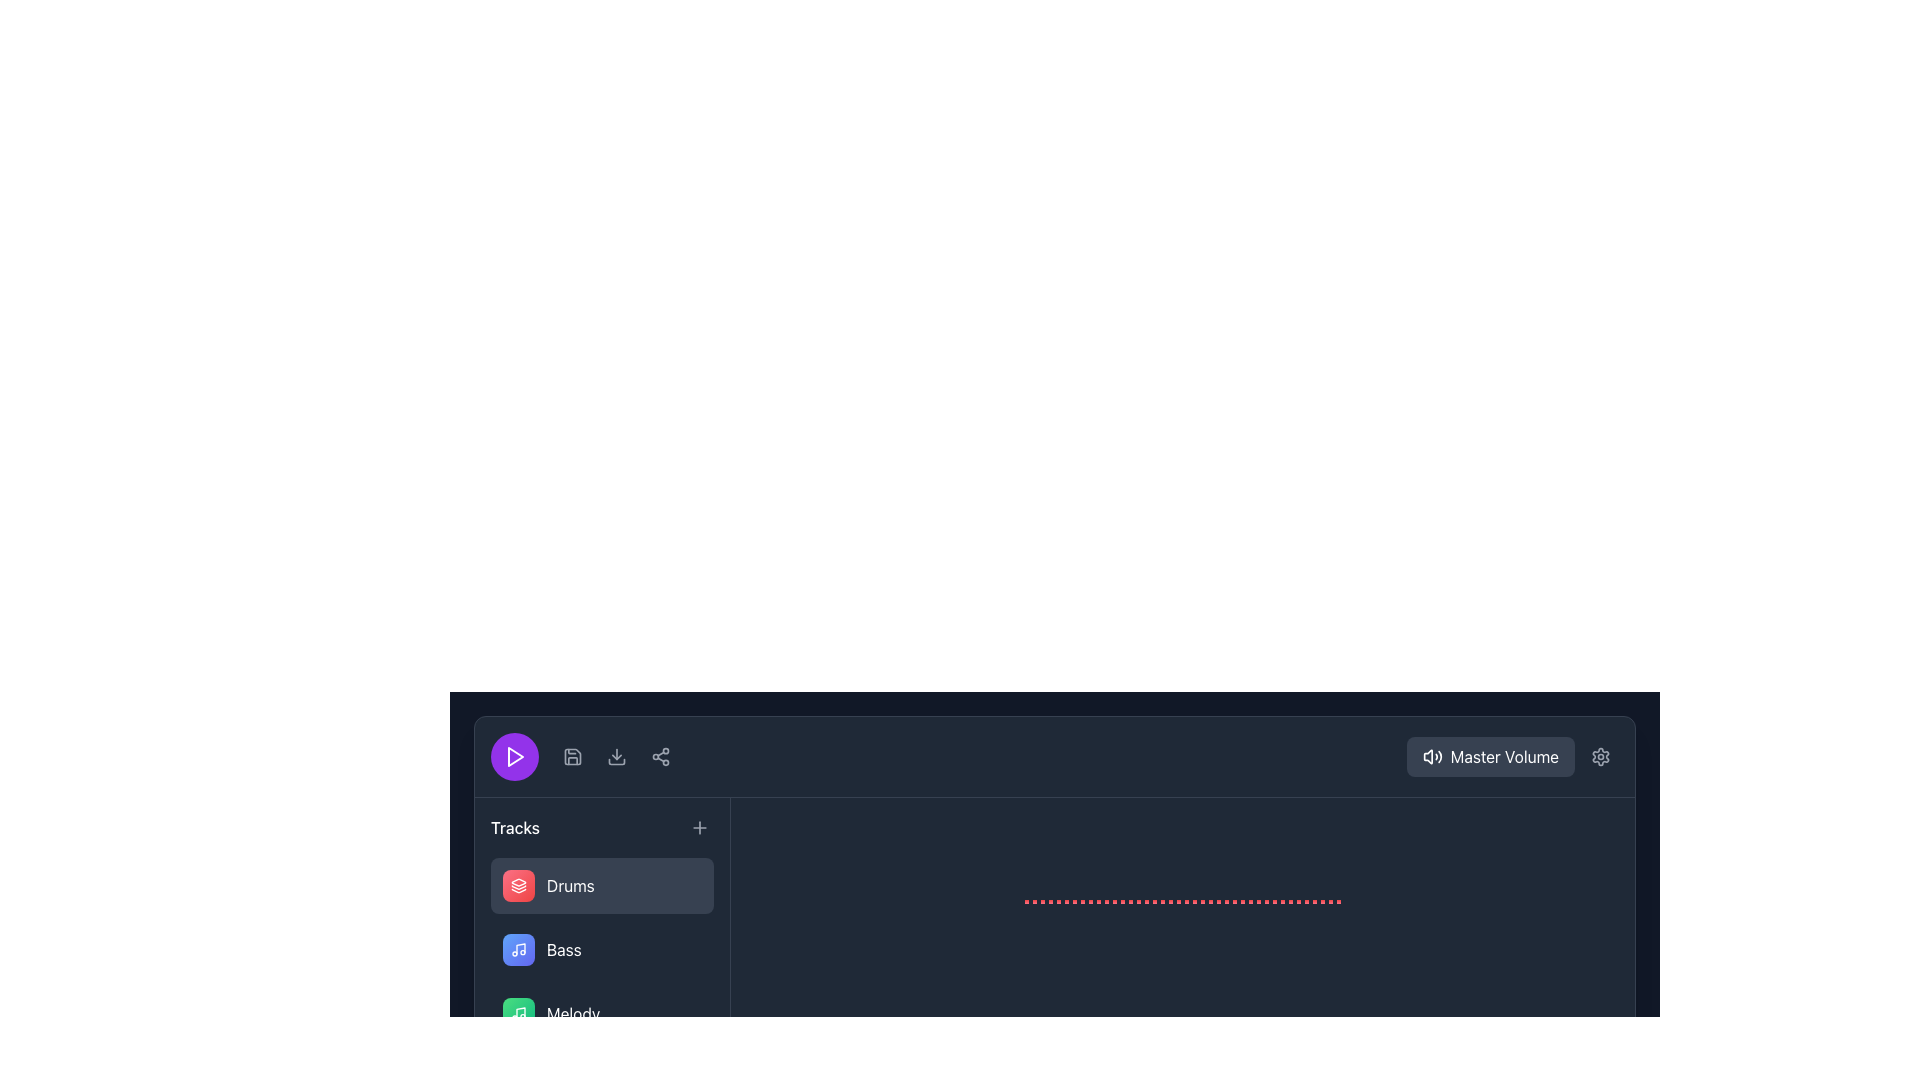  What do you see at coordinates (551, 1014) in the screenshot?
I see `the 'Melody' selectable list item, which is the third item in the 'Tracks' list` at bounding box center [551, 1014].